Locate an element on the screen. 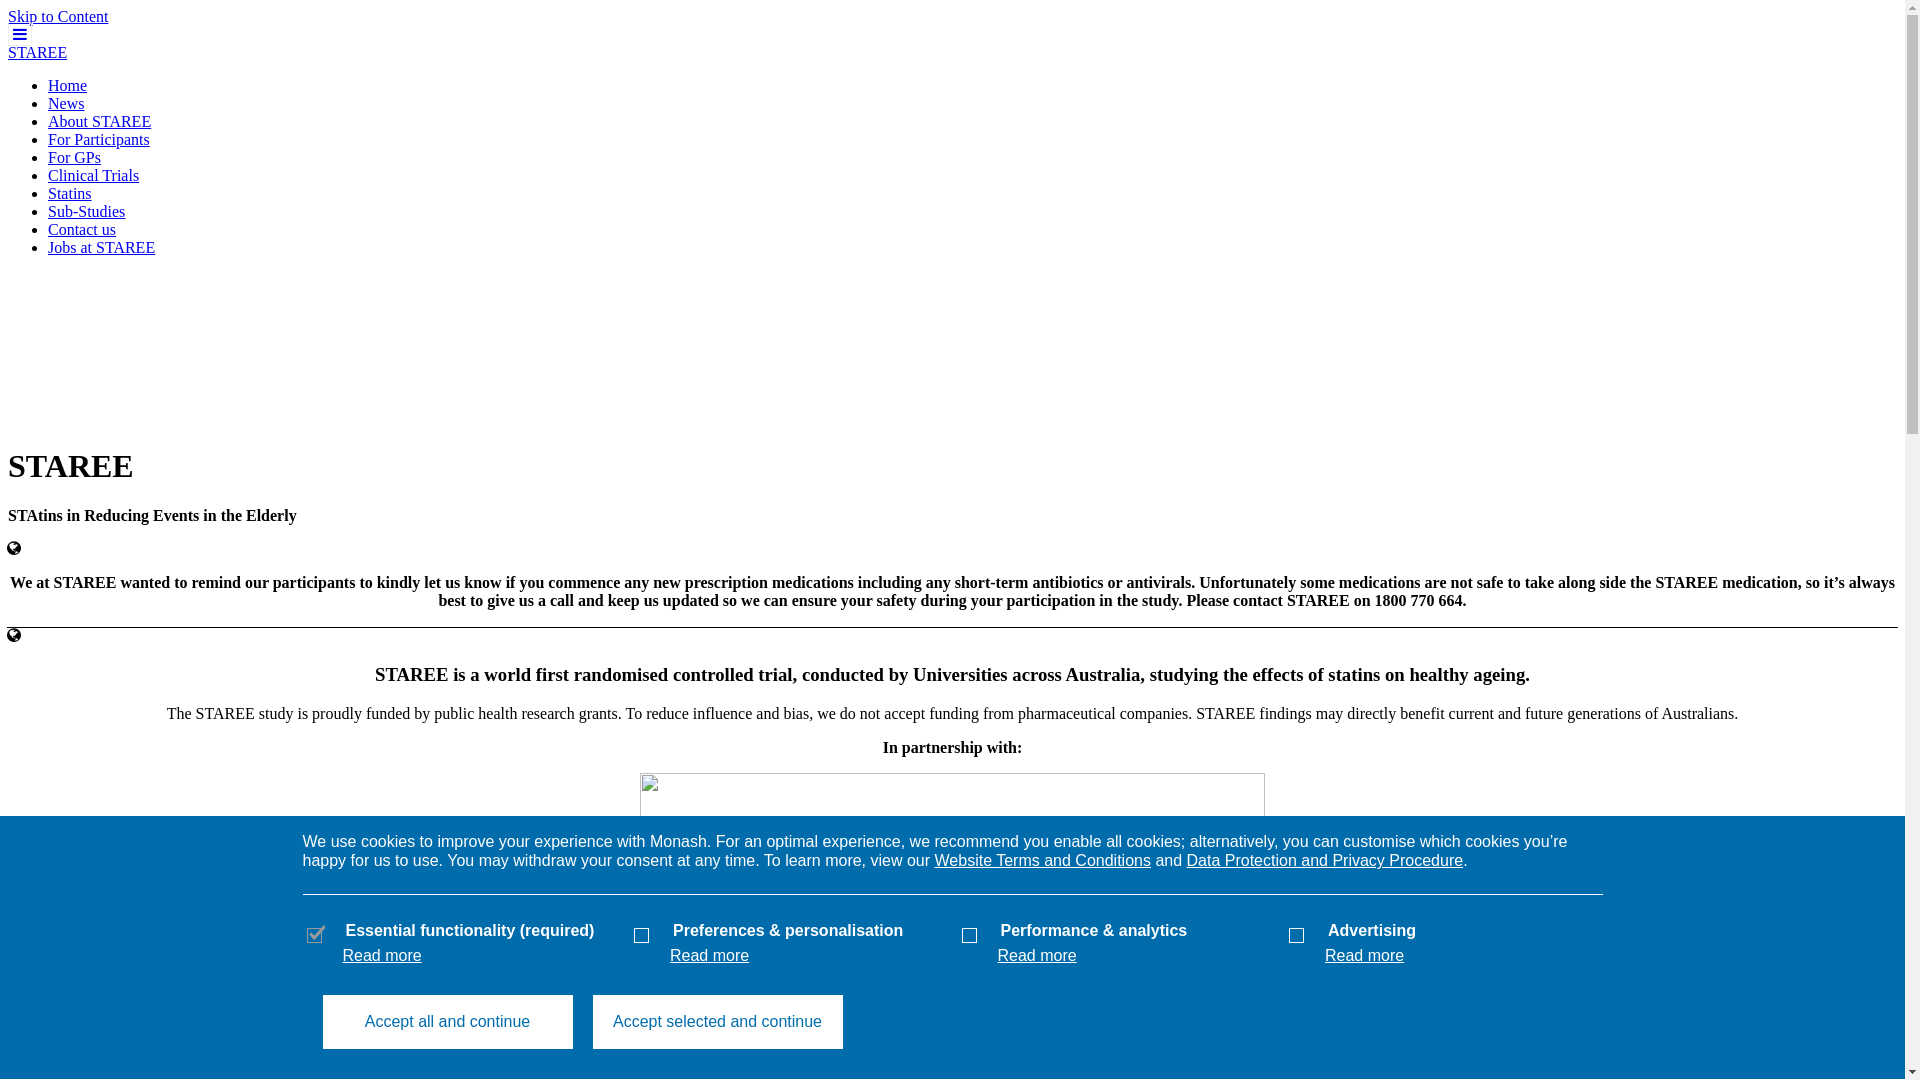  'Skip to Content' is located at coordinates (57, 16).